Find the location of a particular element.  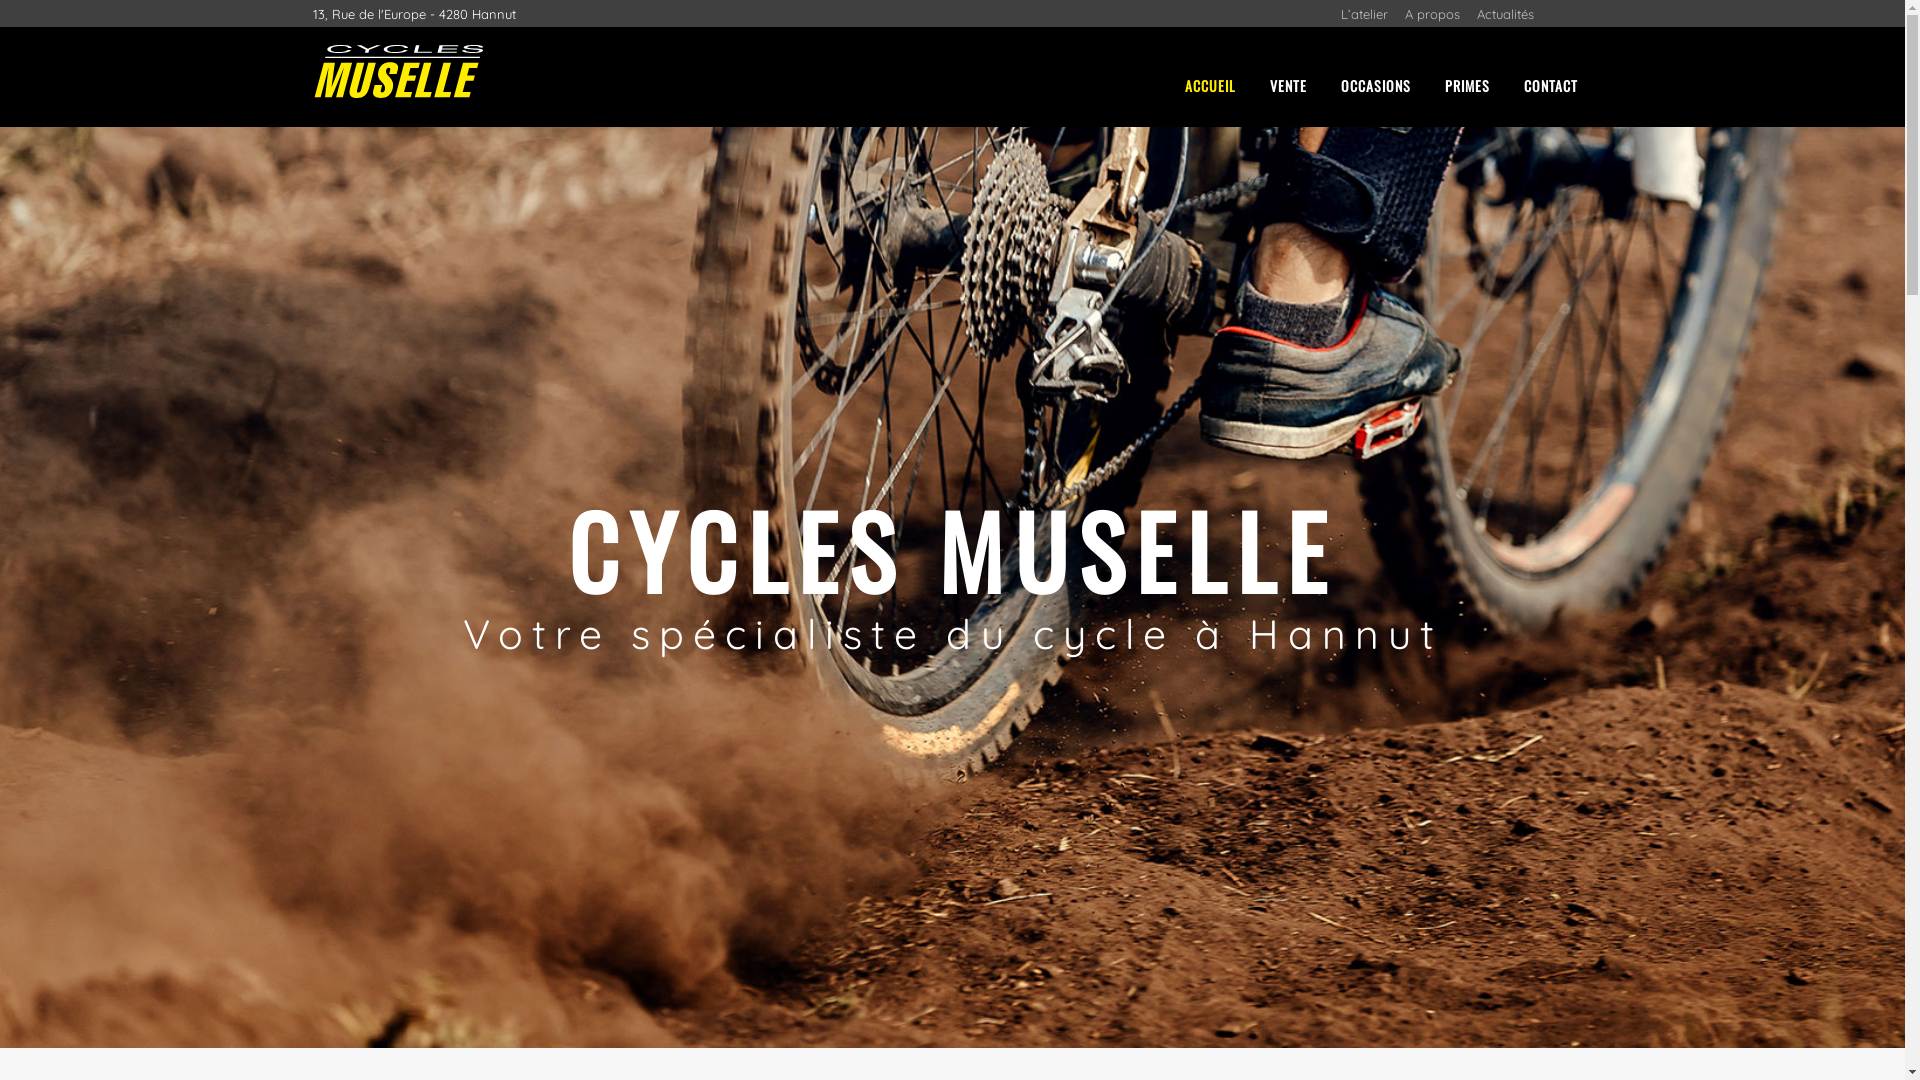

'CONTACT' is located at coordinates (1549, 84).